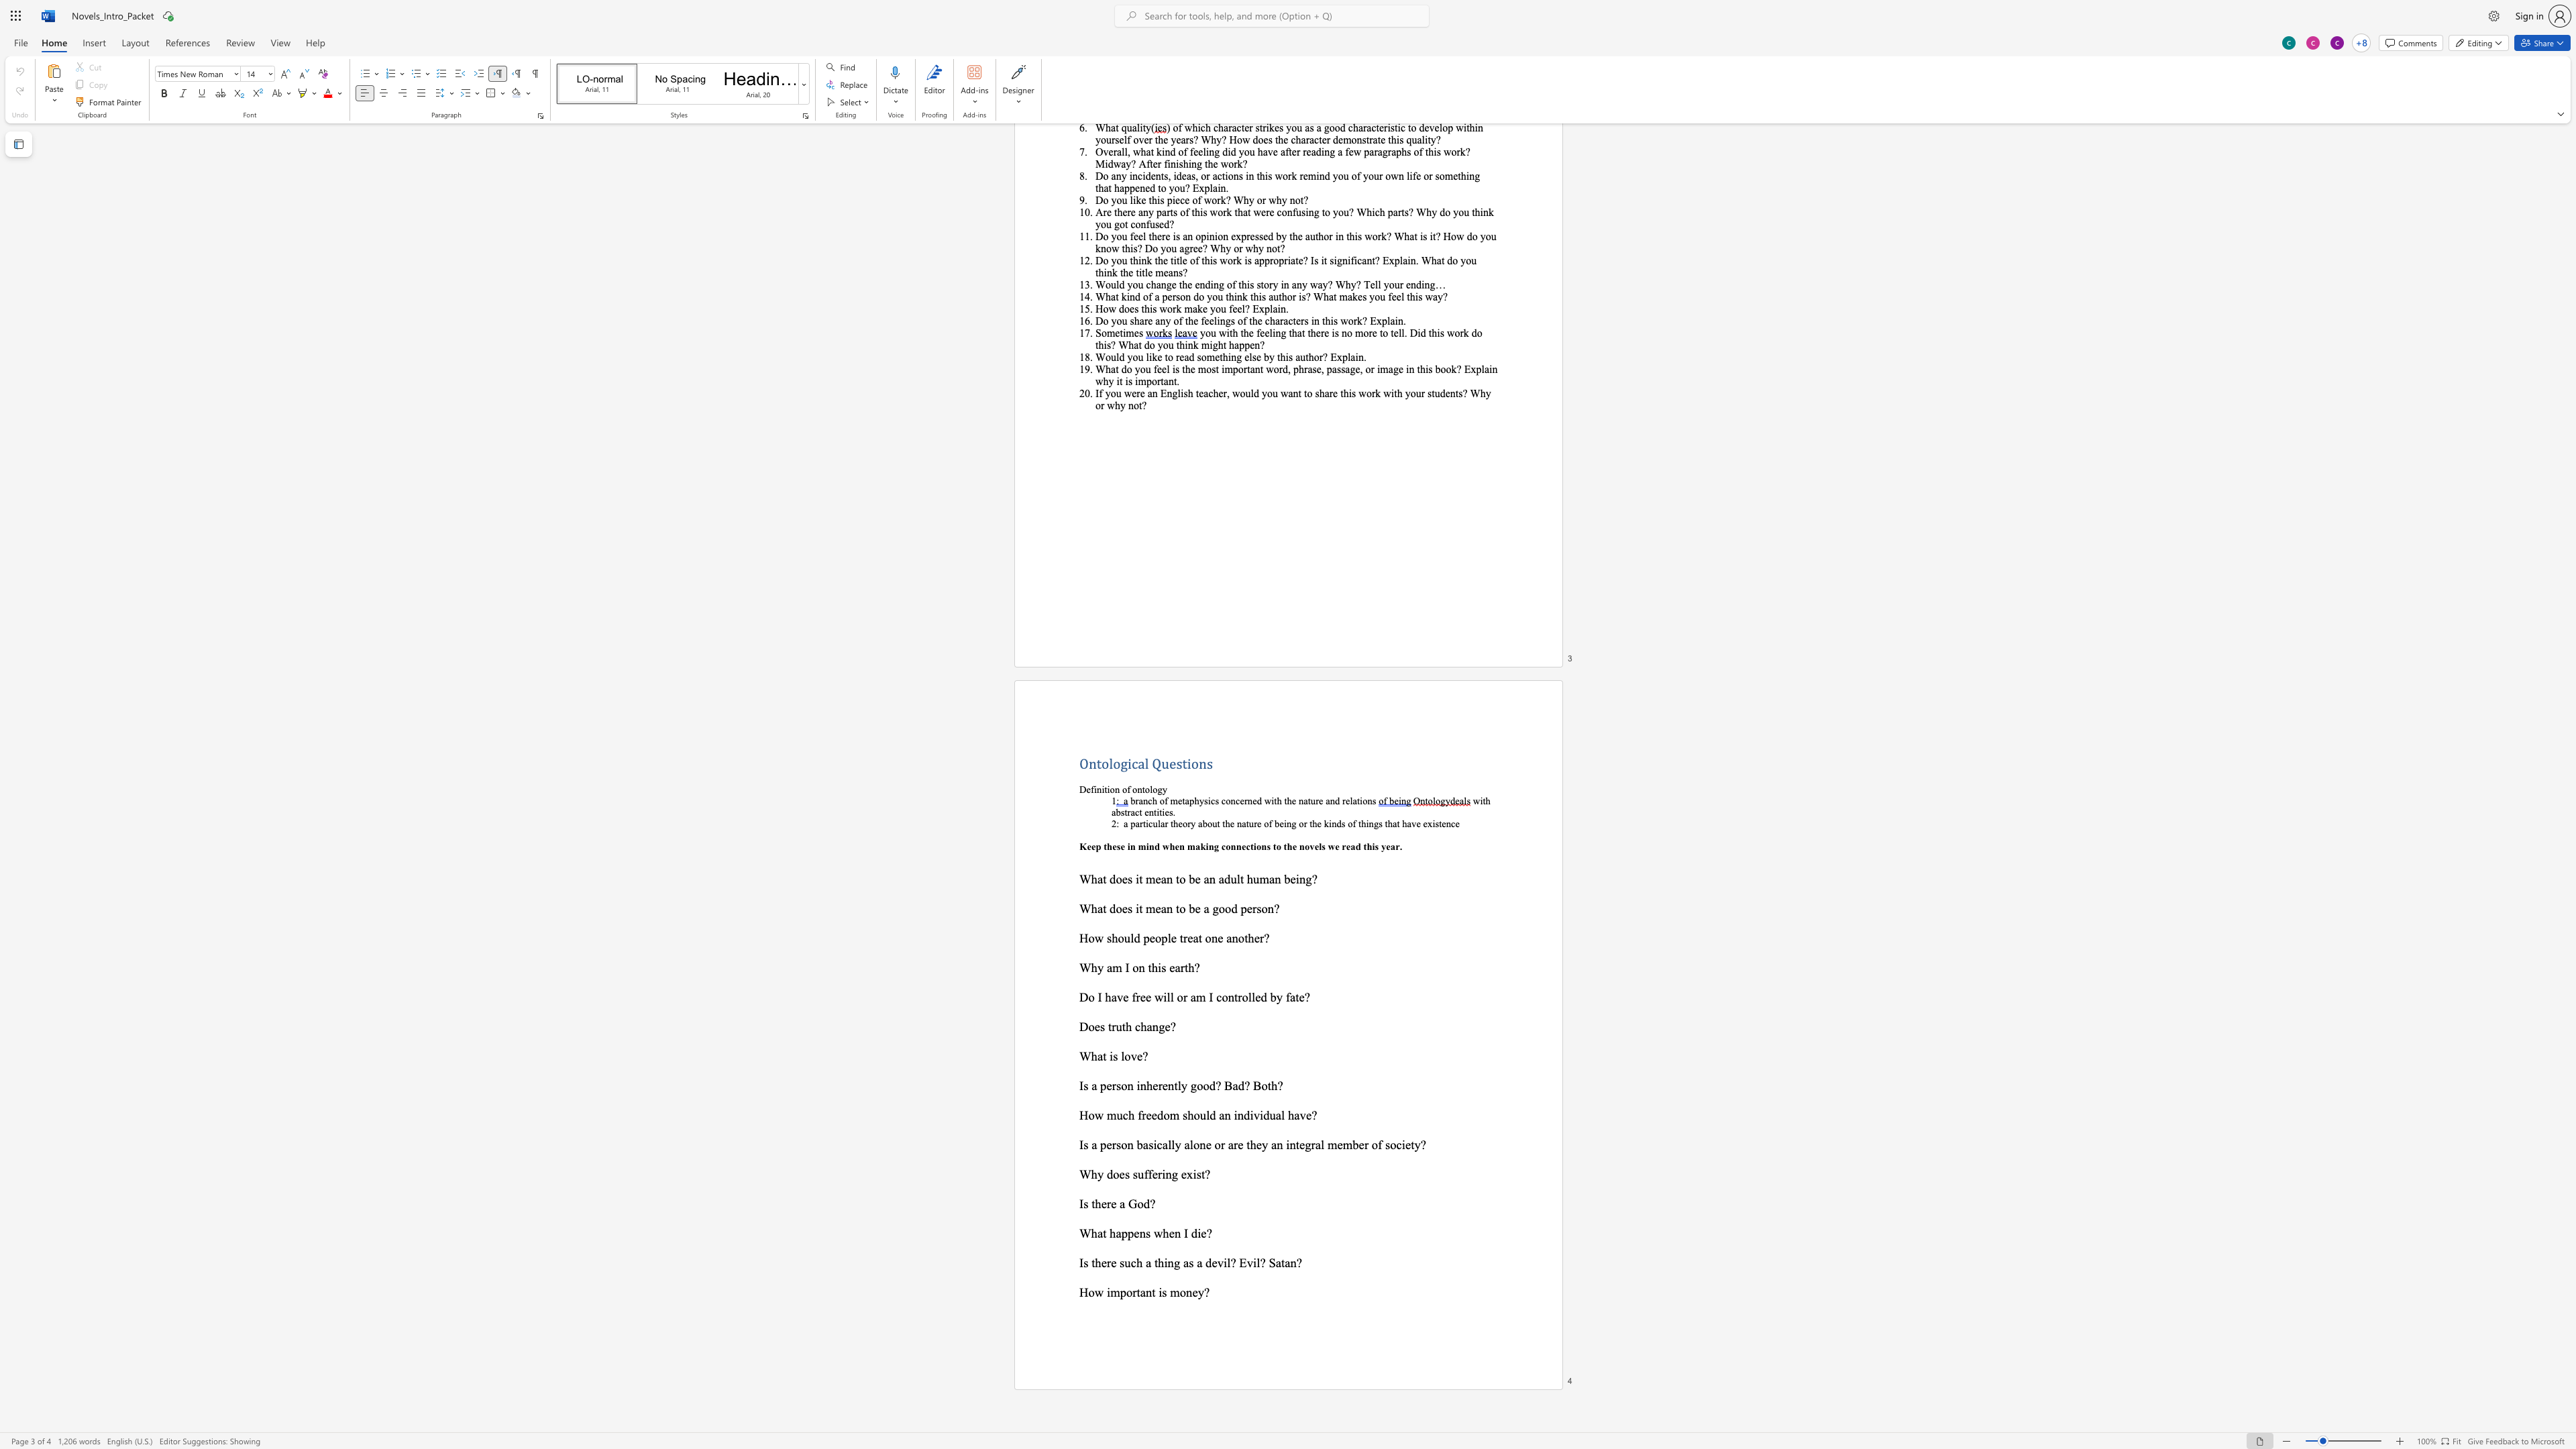 This screenshot has height=1449, width=2576. Describe the element at coordinates (1106, 1144) in the screenshot. I see `the space between the continuous character "p" and "e" in the text` at that location.